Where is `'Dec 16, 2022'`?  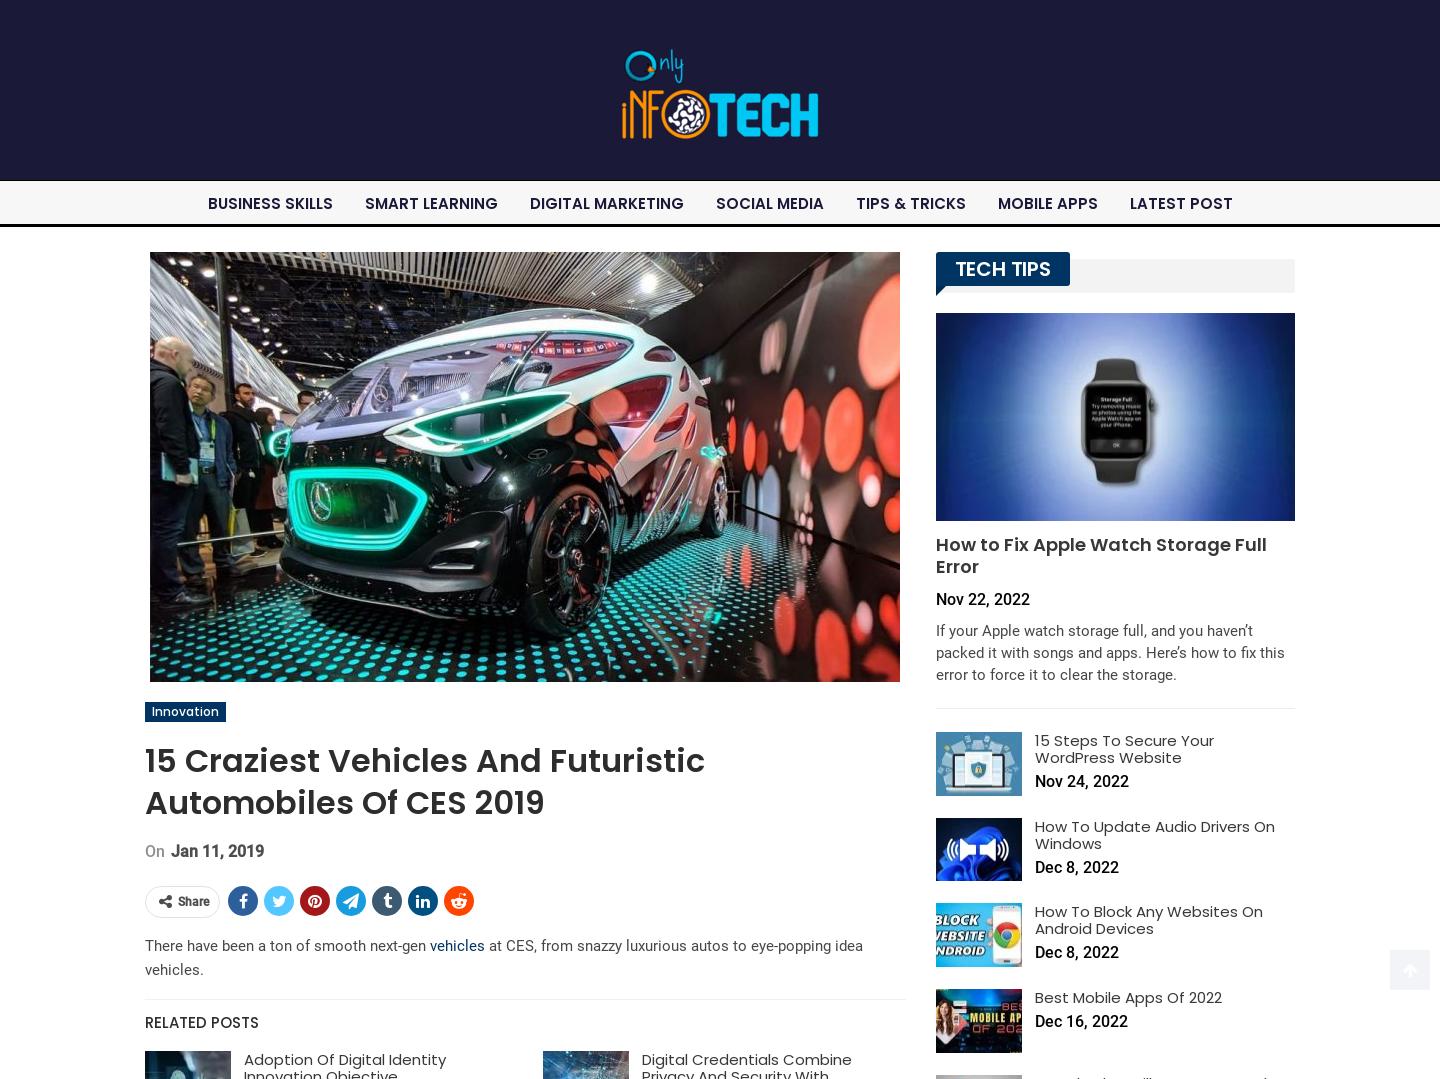 'Dec 16, 2022' is located at coordinates (1080, 1020).